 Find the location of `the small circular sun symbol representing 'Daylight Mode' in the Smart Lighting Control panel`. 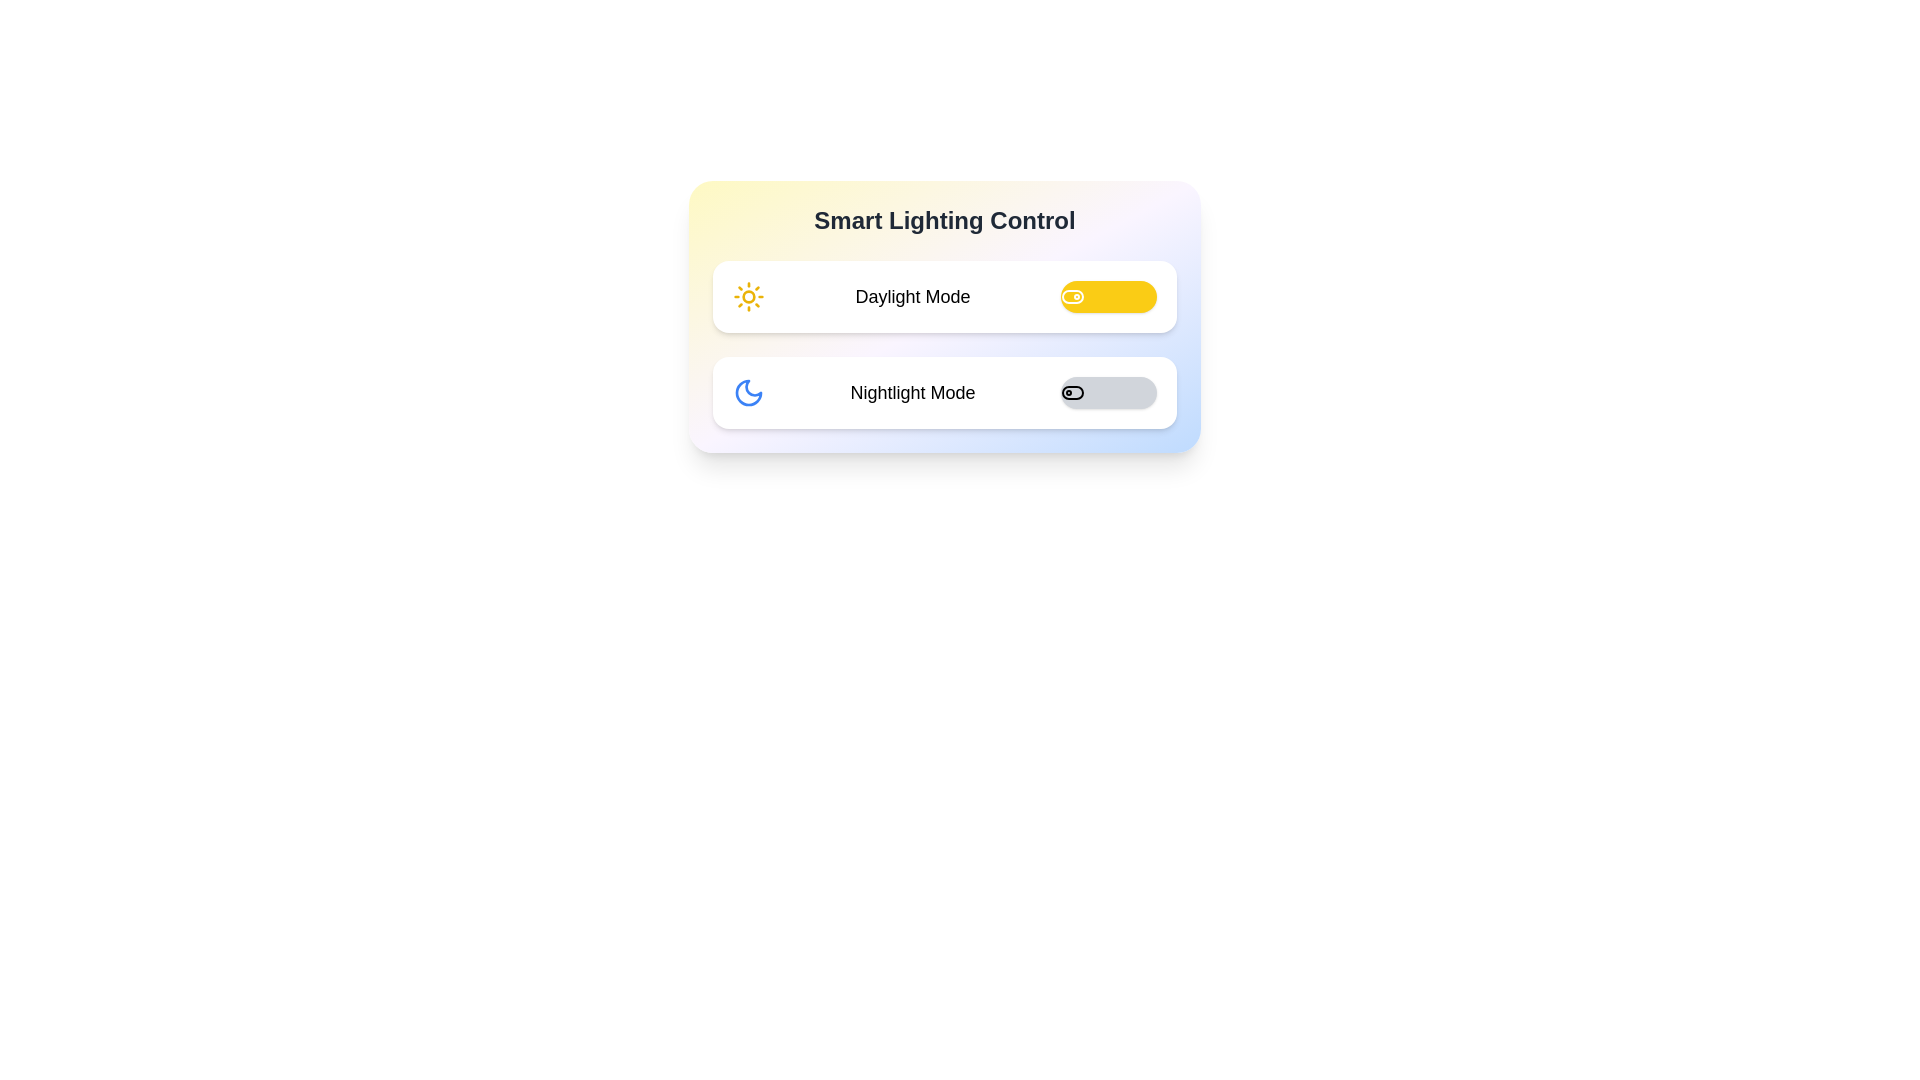

the small circular sun symbol representing 'Daylight Mode' in the Smart Lighting Control panel is located at coordinates (747, 297).